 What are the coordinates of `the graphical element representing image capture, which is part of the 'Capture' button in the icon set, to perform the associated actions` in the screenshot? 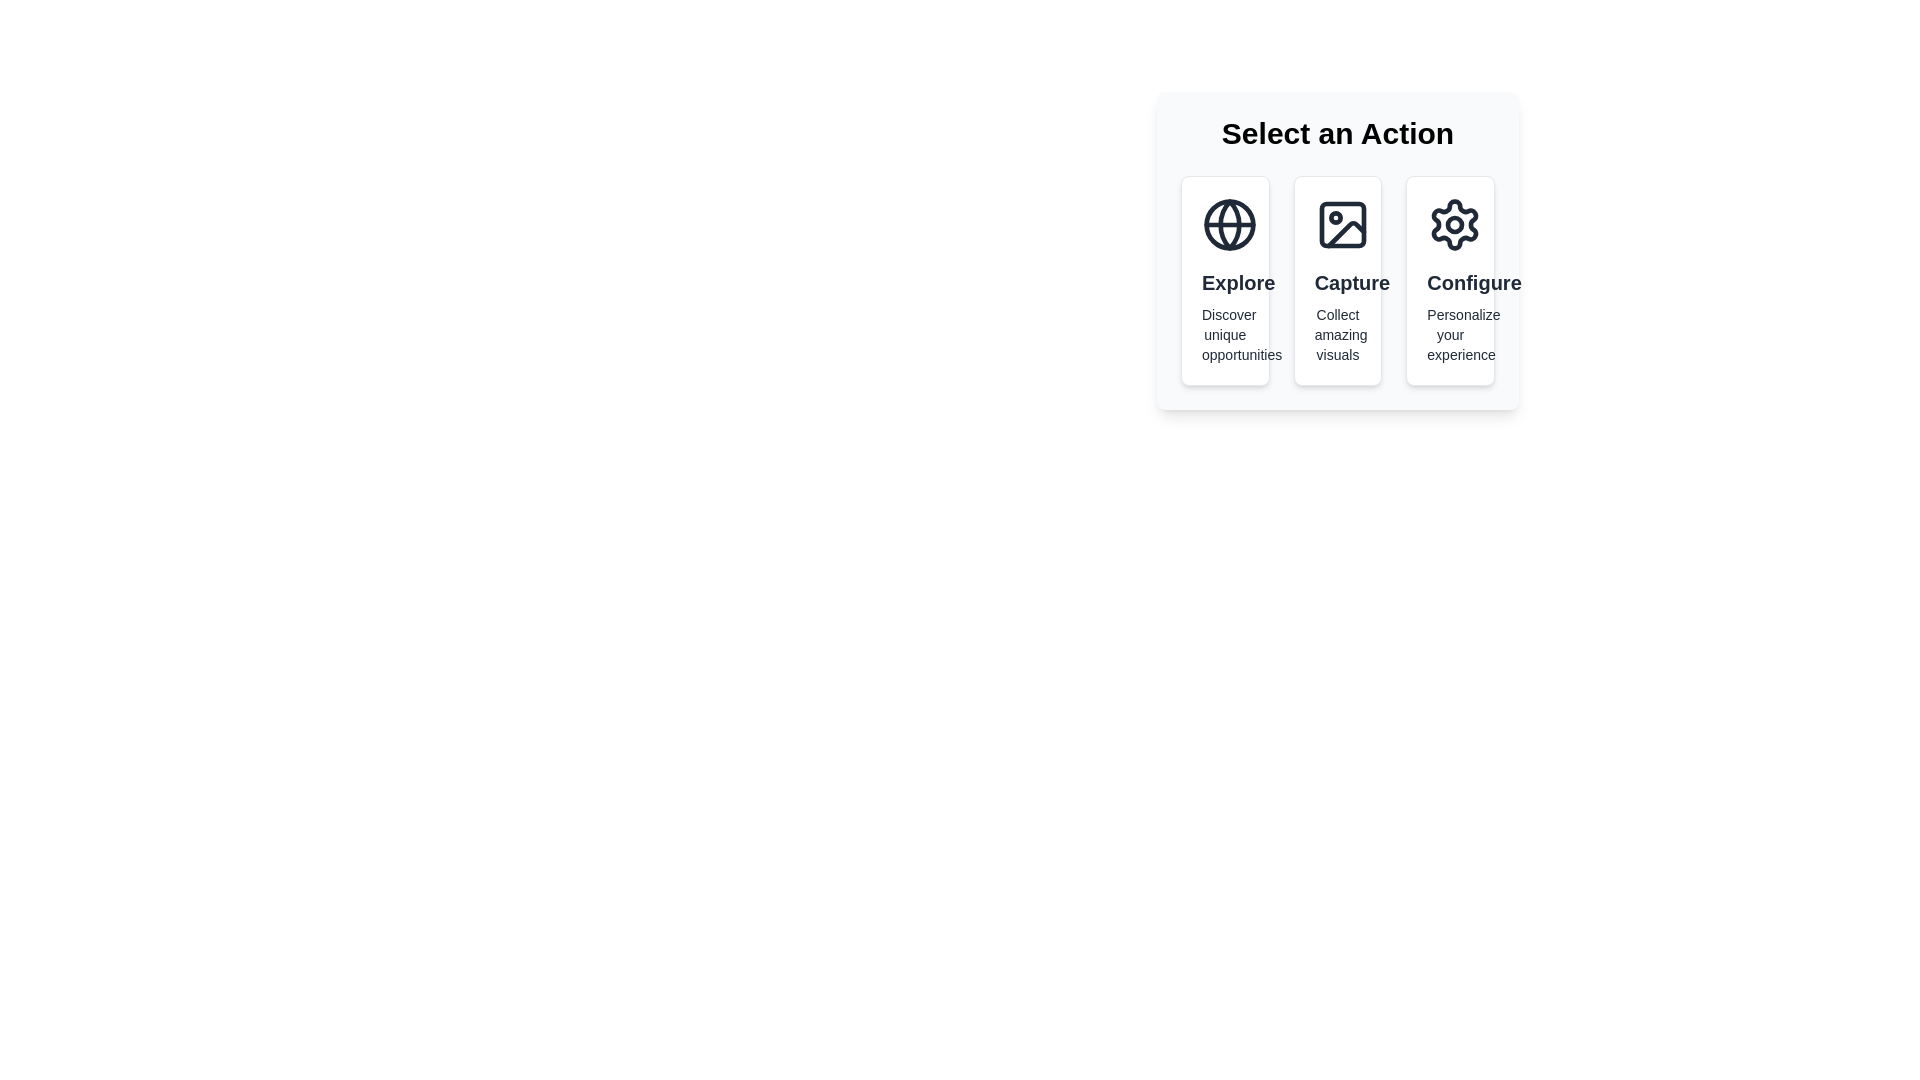 It's located at (1342, 224).